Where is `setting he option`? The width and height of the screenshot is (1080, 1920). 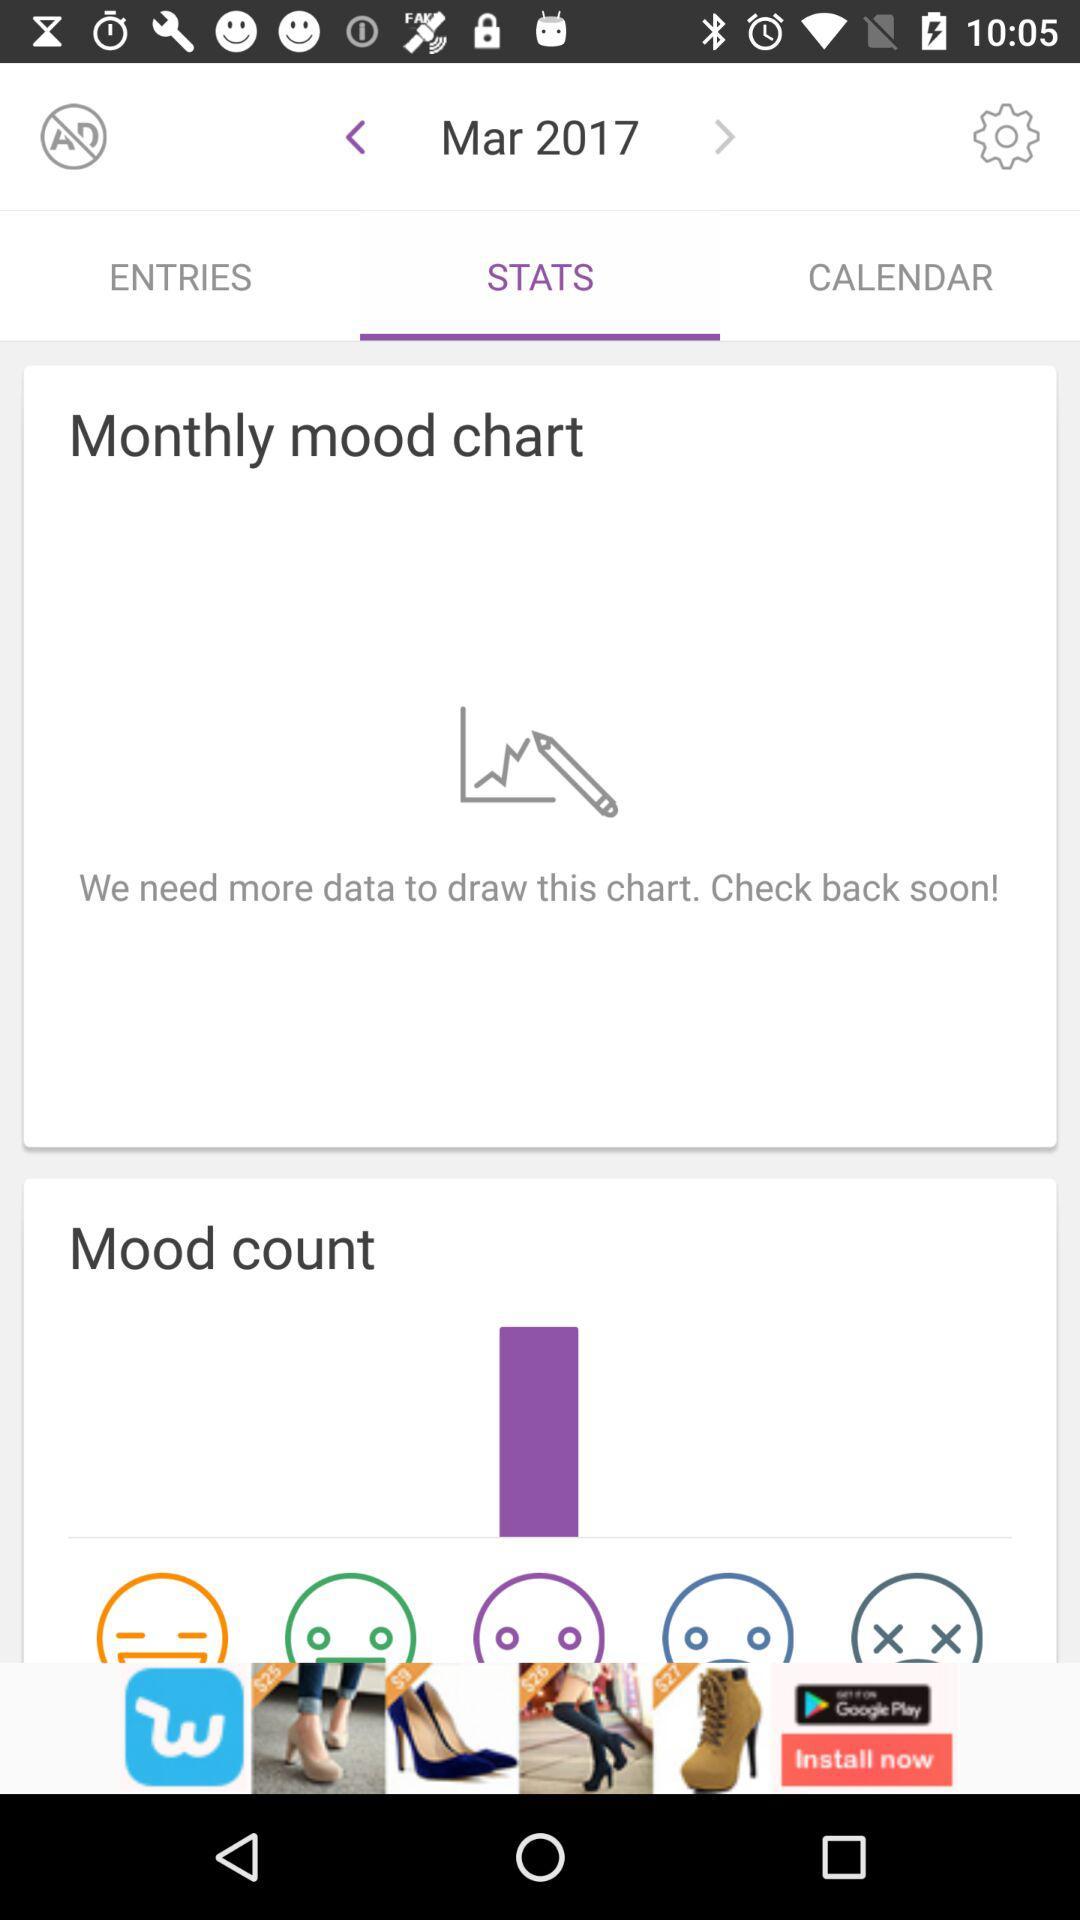
setting he option is located at coordinates (1006, 135).